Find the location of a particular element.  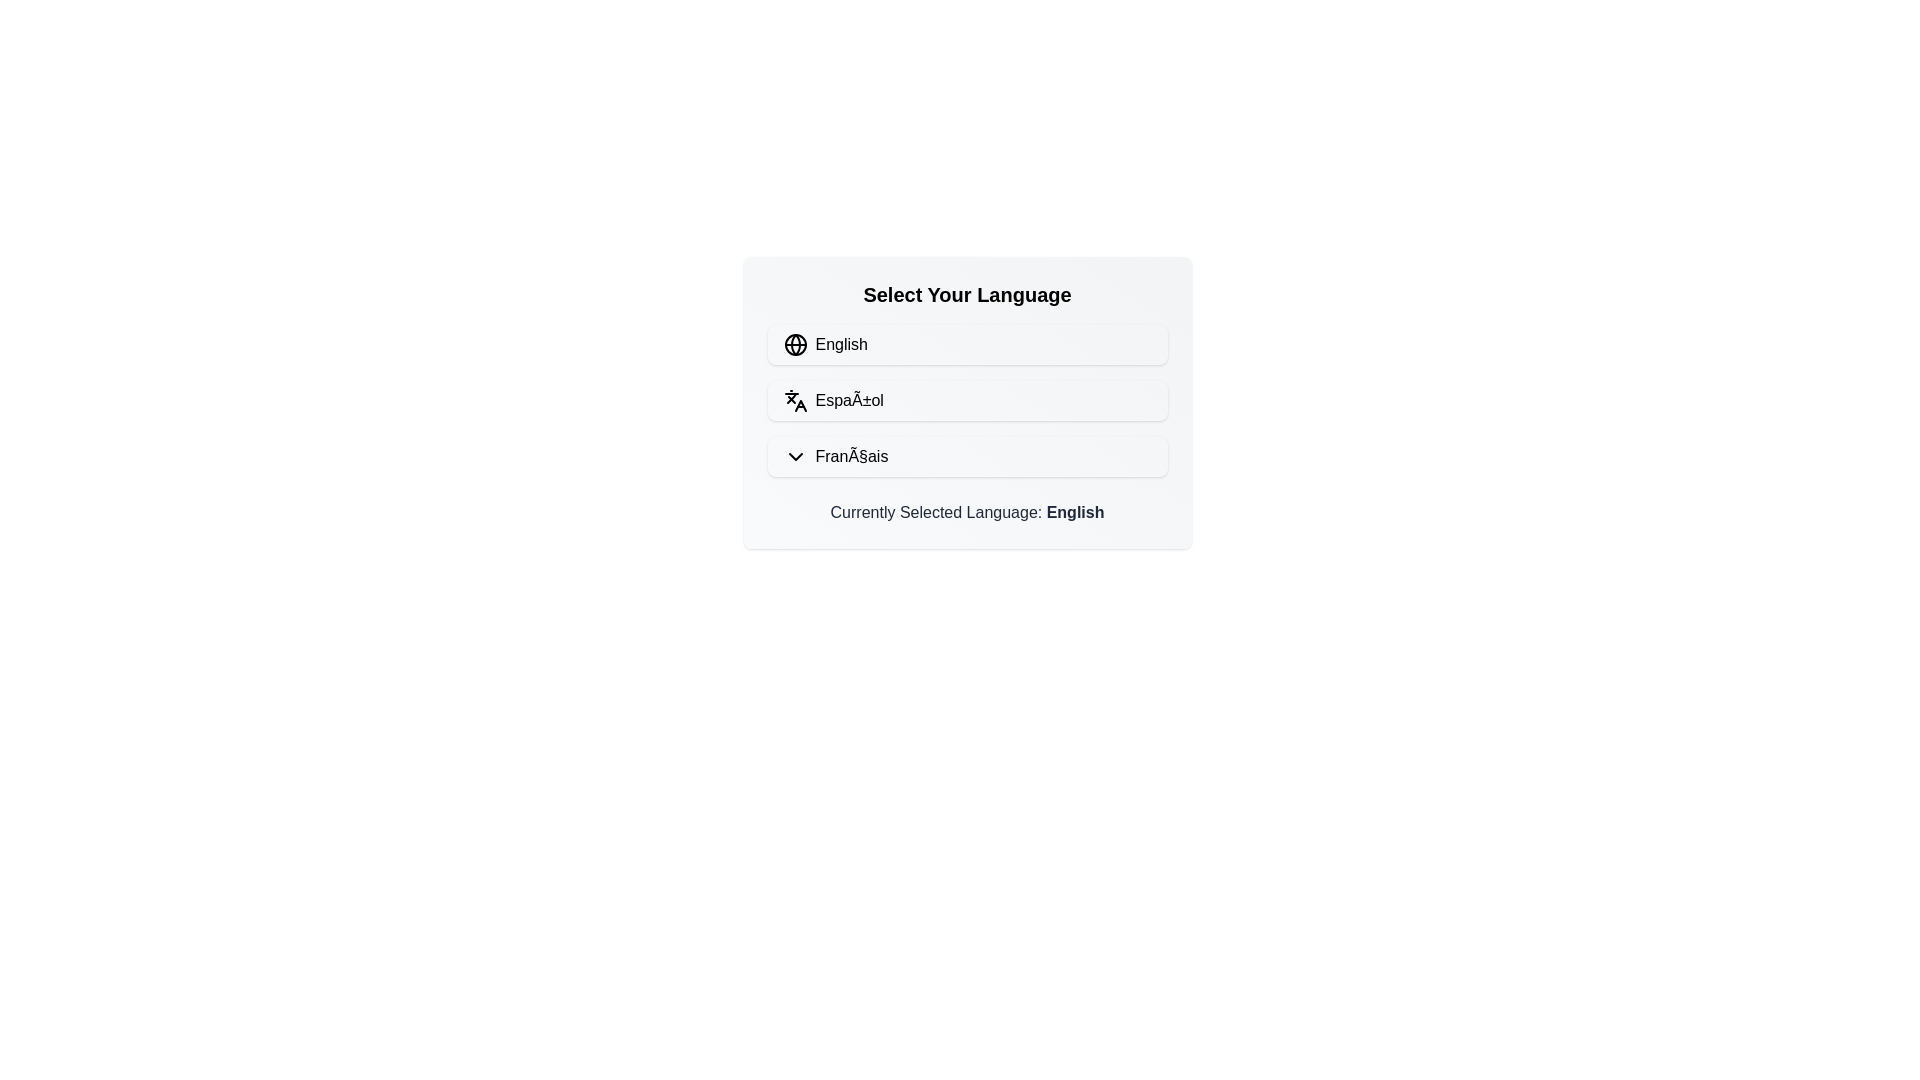

the language icon representing 'Español', which is black and located left of the text within the button in the language selection section is located at coordinates (794, 401).